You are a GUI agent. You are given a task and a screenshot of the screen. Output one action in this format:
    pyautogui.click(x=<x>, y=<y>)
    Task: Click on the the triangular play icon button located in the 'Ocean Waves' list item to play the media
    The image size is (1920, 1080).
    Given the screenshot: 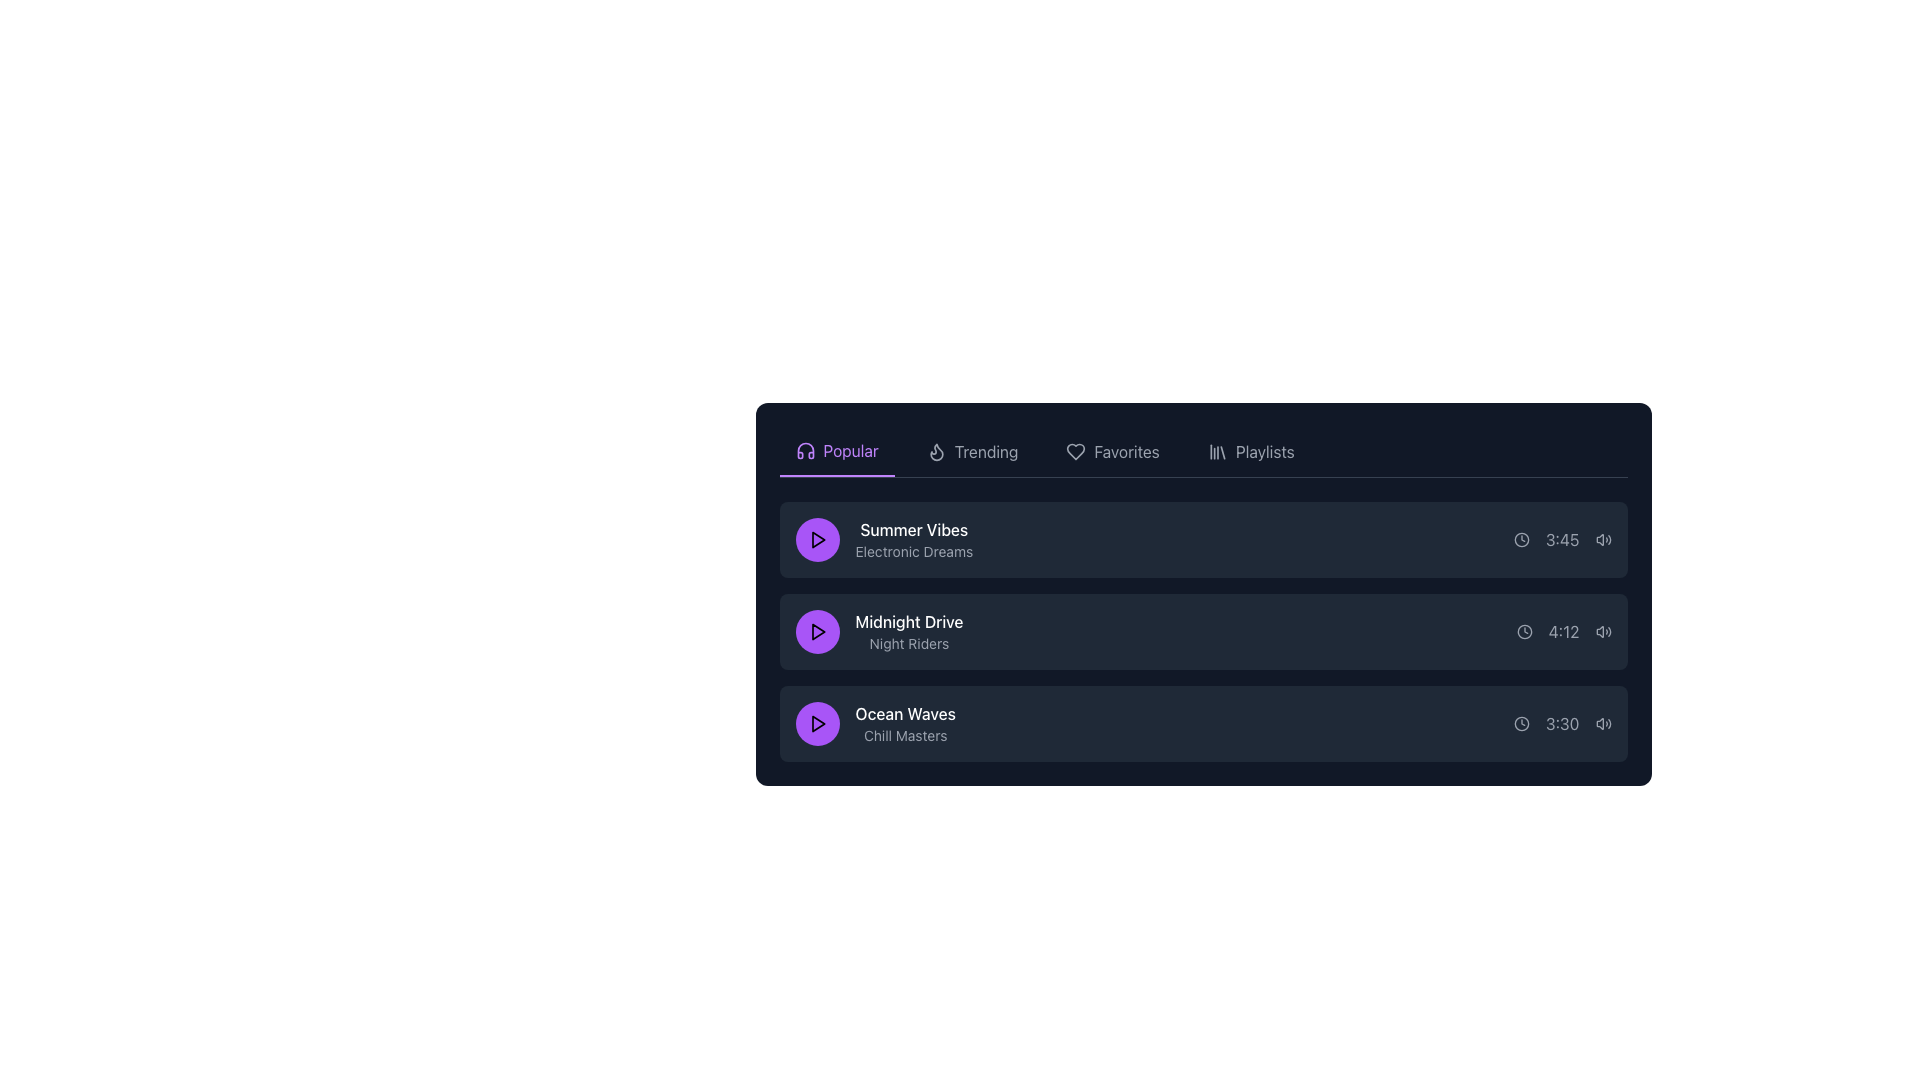 What is the action you would take?
    pyautogui.click(x=818, y=724)
    